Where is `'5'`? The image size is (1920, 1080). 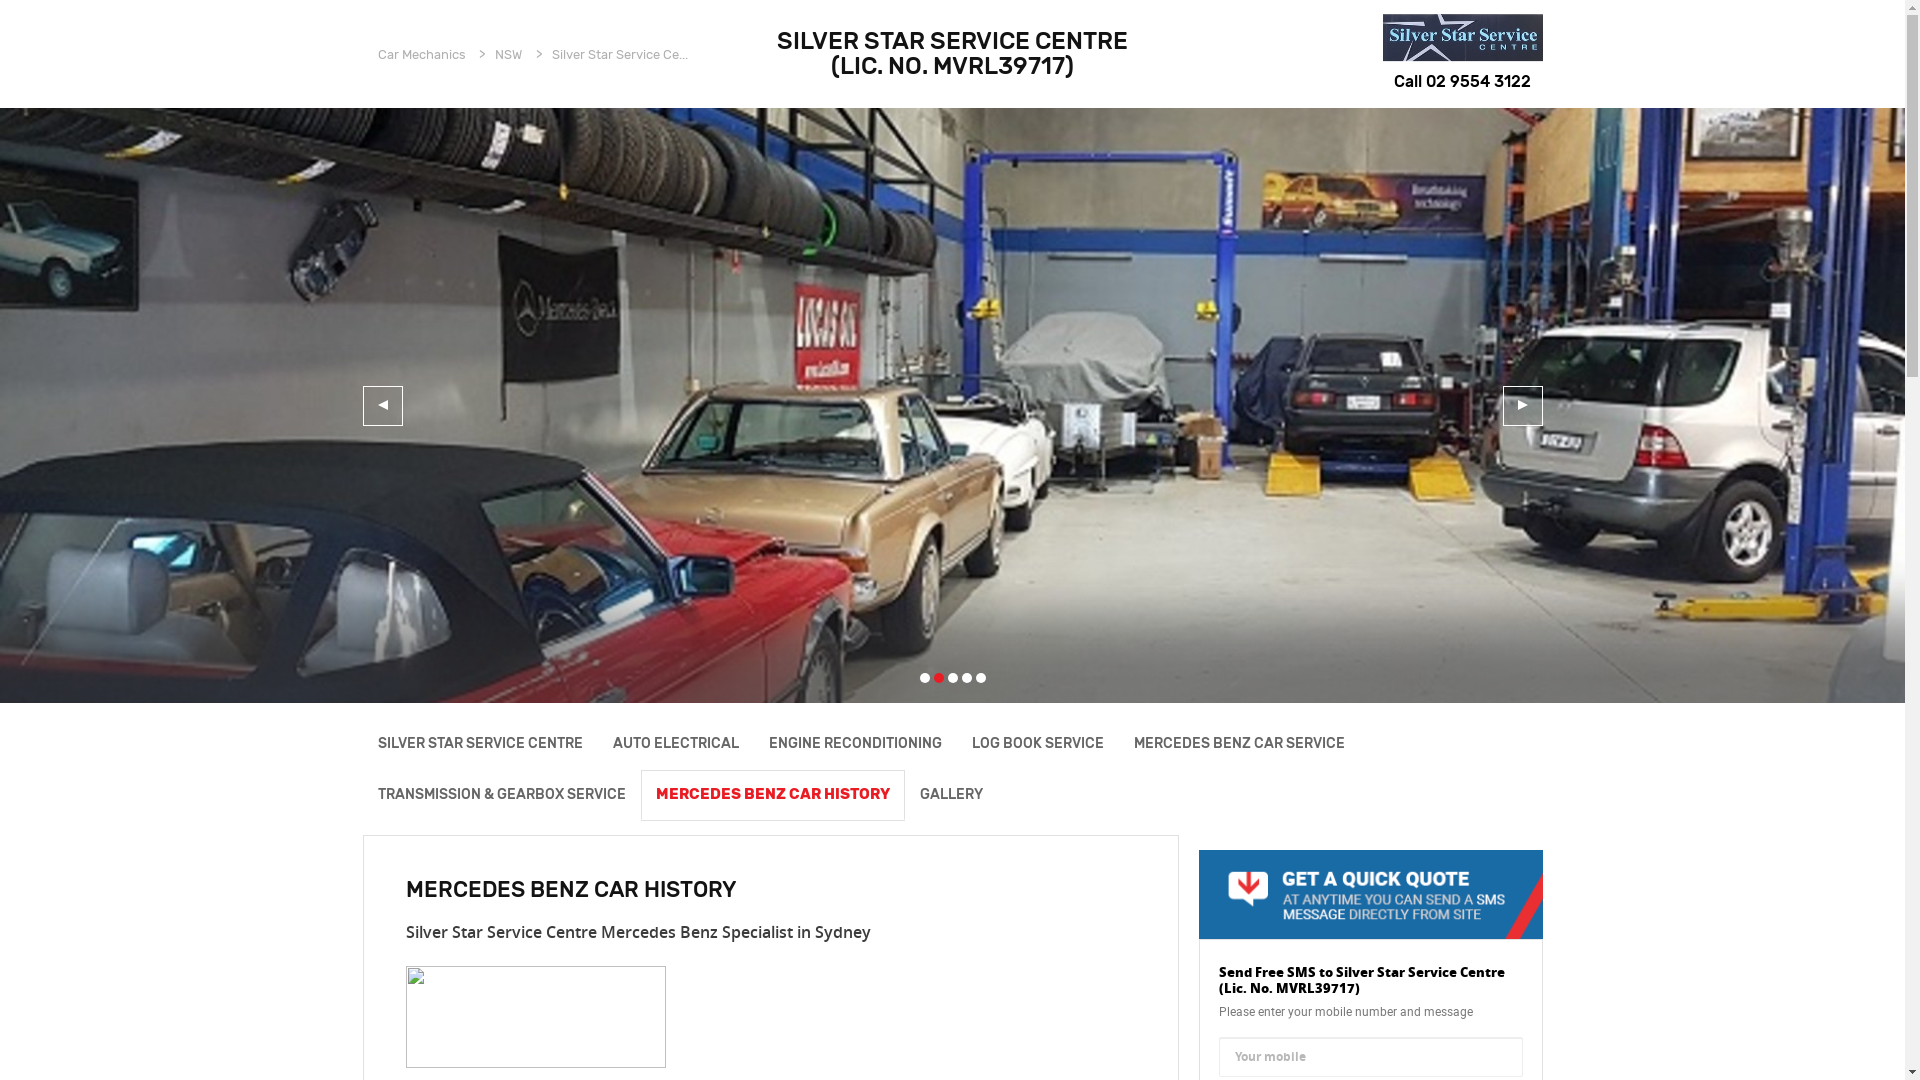
'5' is located at coordinates (980, 677).